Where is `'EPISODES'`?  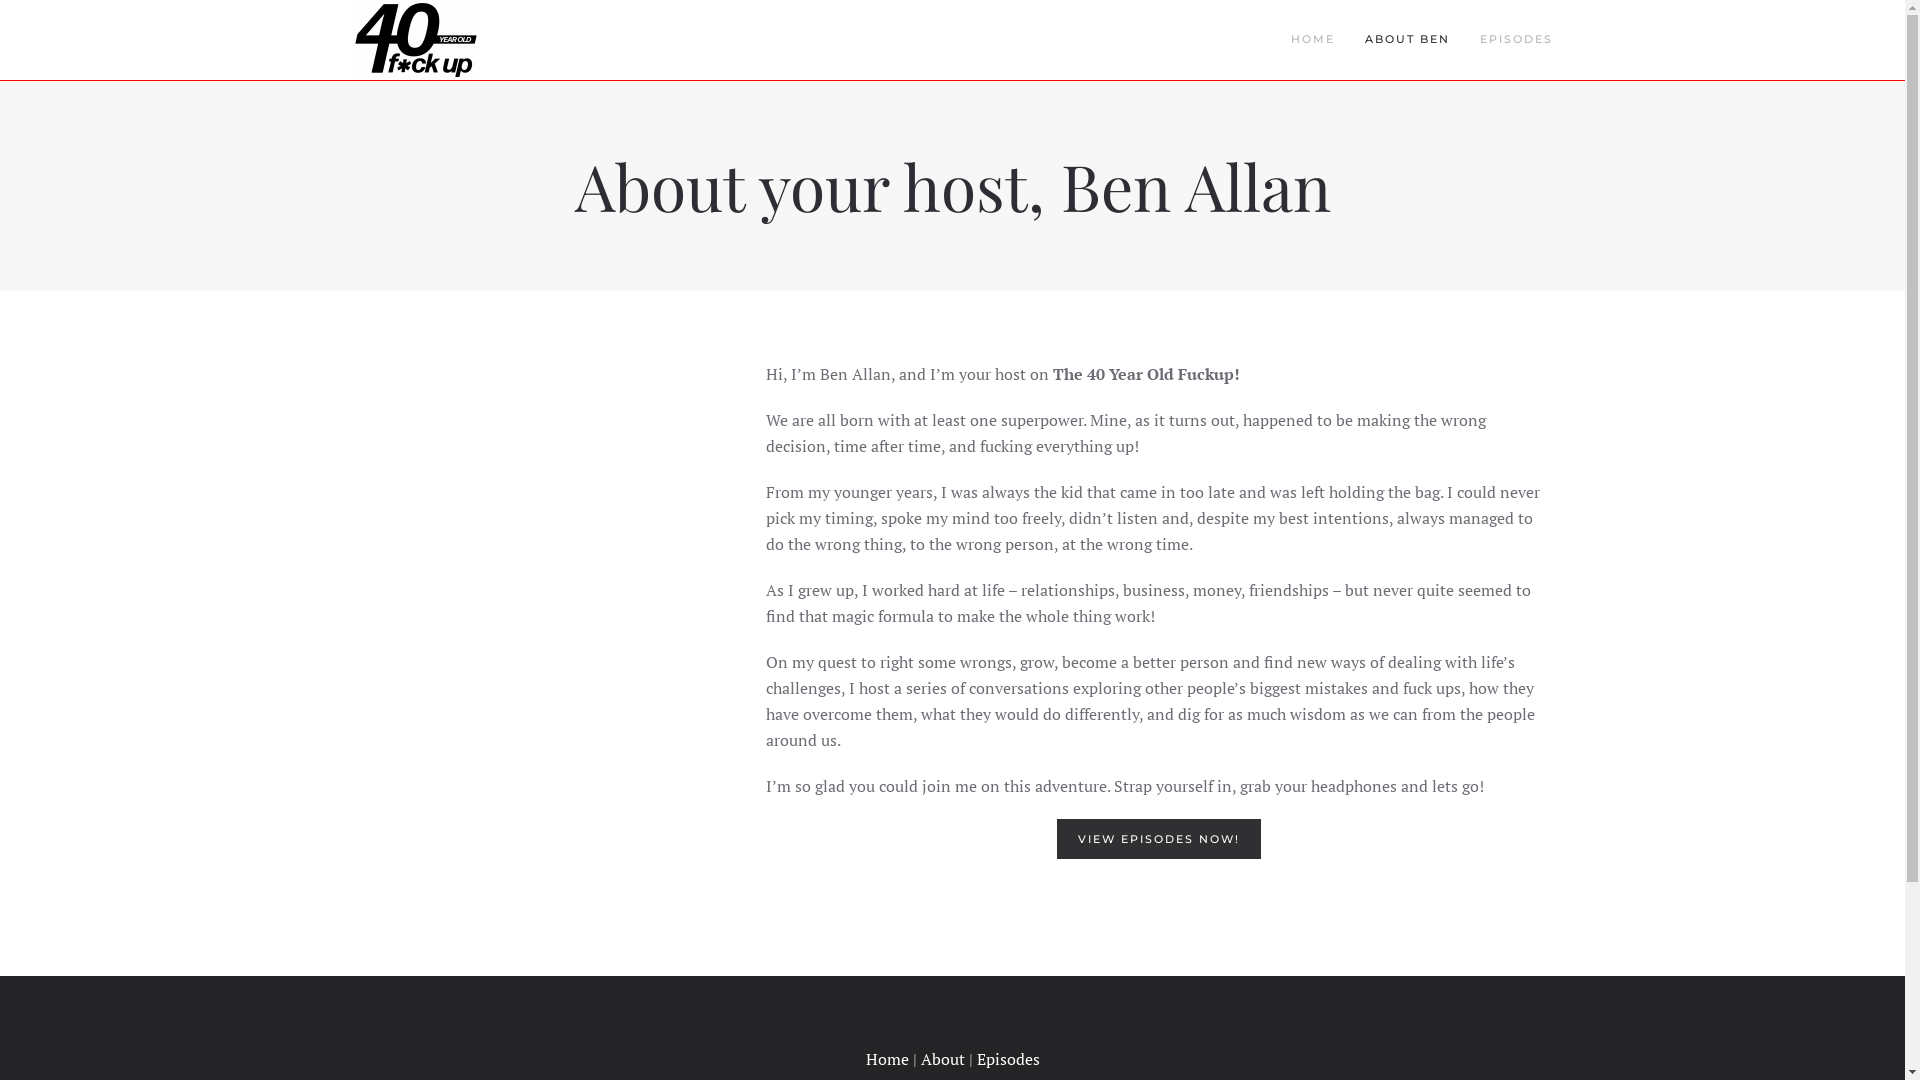 'EPISODES' is located at coordinates (1515, 39).